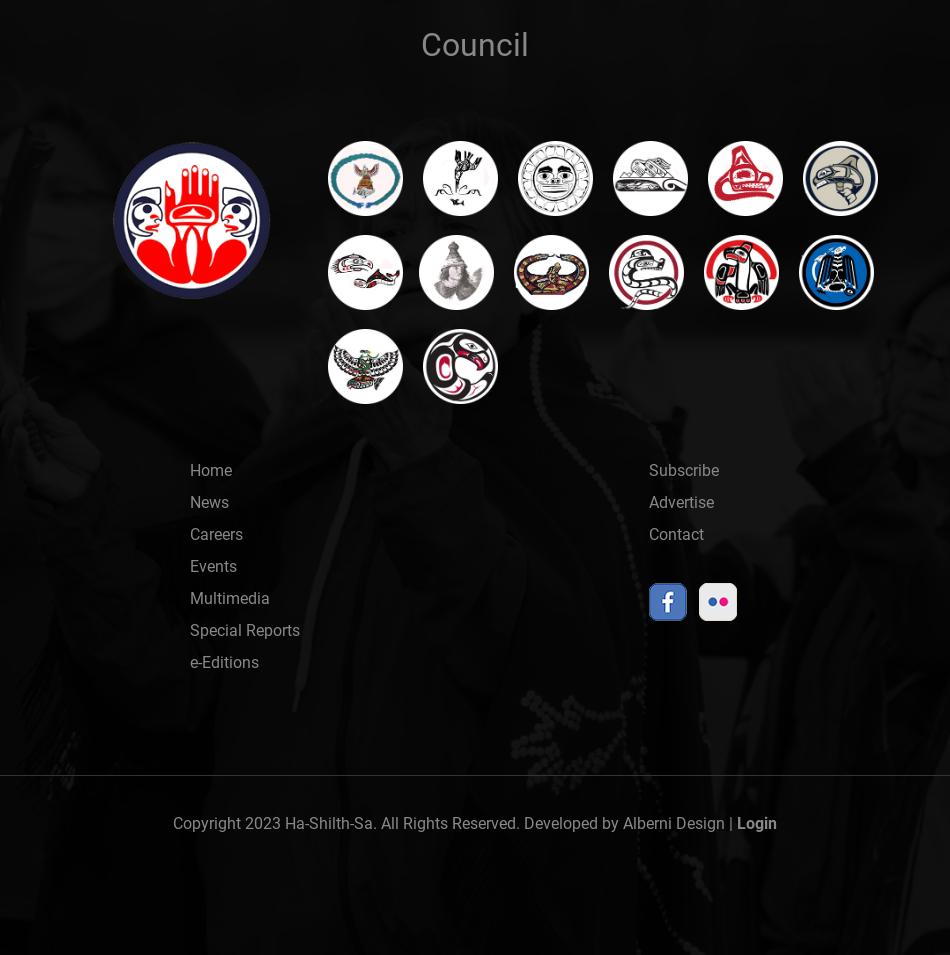 Image resolution: width=950 pixels, height=955 pixels. Describe the element at coordinates (730, 823) in the screenshot. I see `'|'` at that location.